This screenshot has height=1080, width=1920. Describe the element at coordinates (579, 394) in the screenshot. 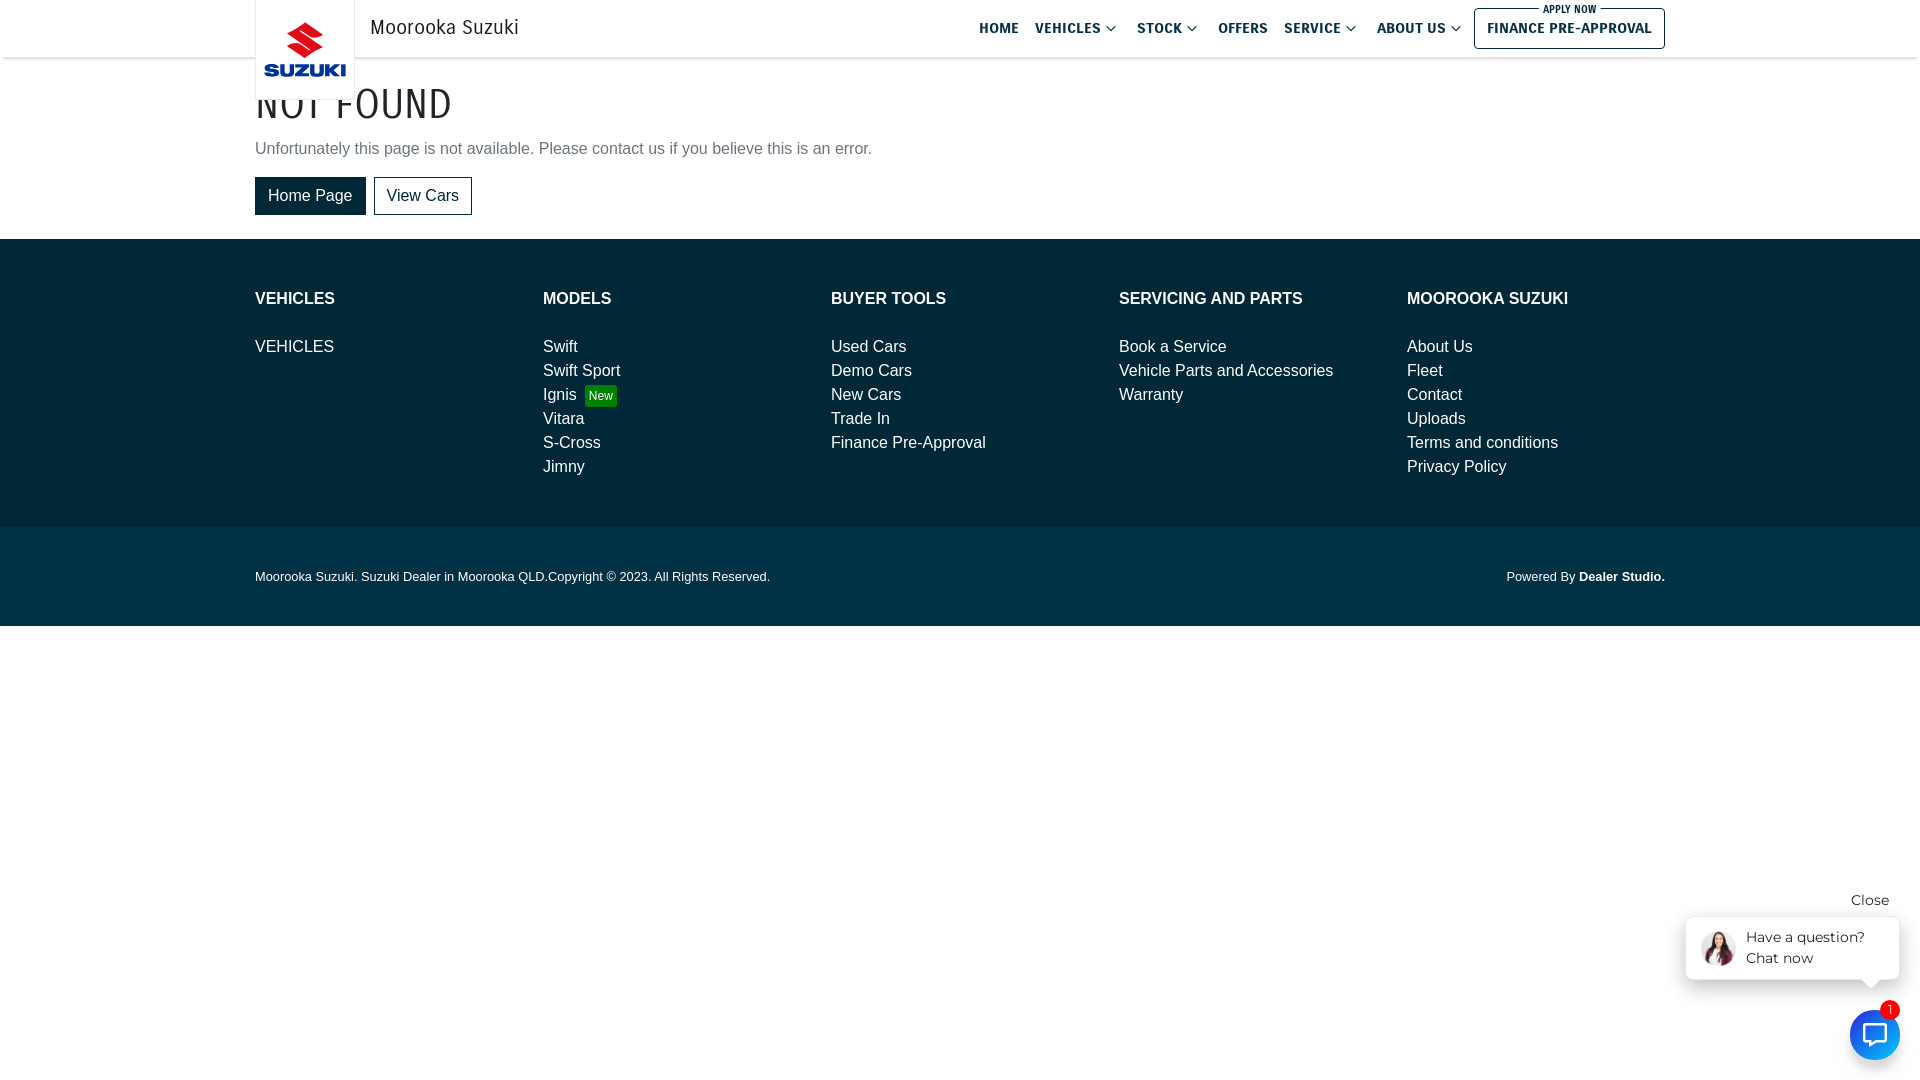

I see `'Ignis'` at that location.